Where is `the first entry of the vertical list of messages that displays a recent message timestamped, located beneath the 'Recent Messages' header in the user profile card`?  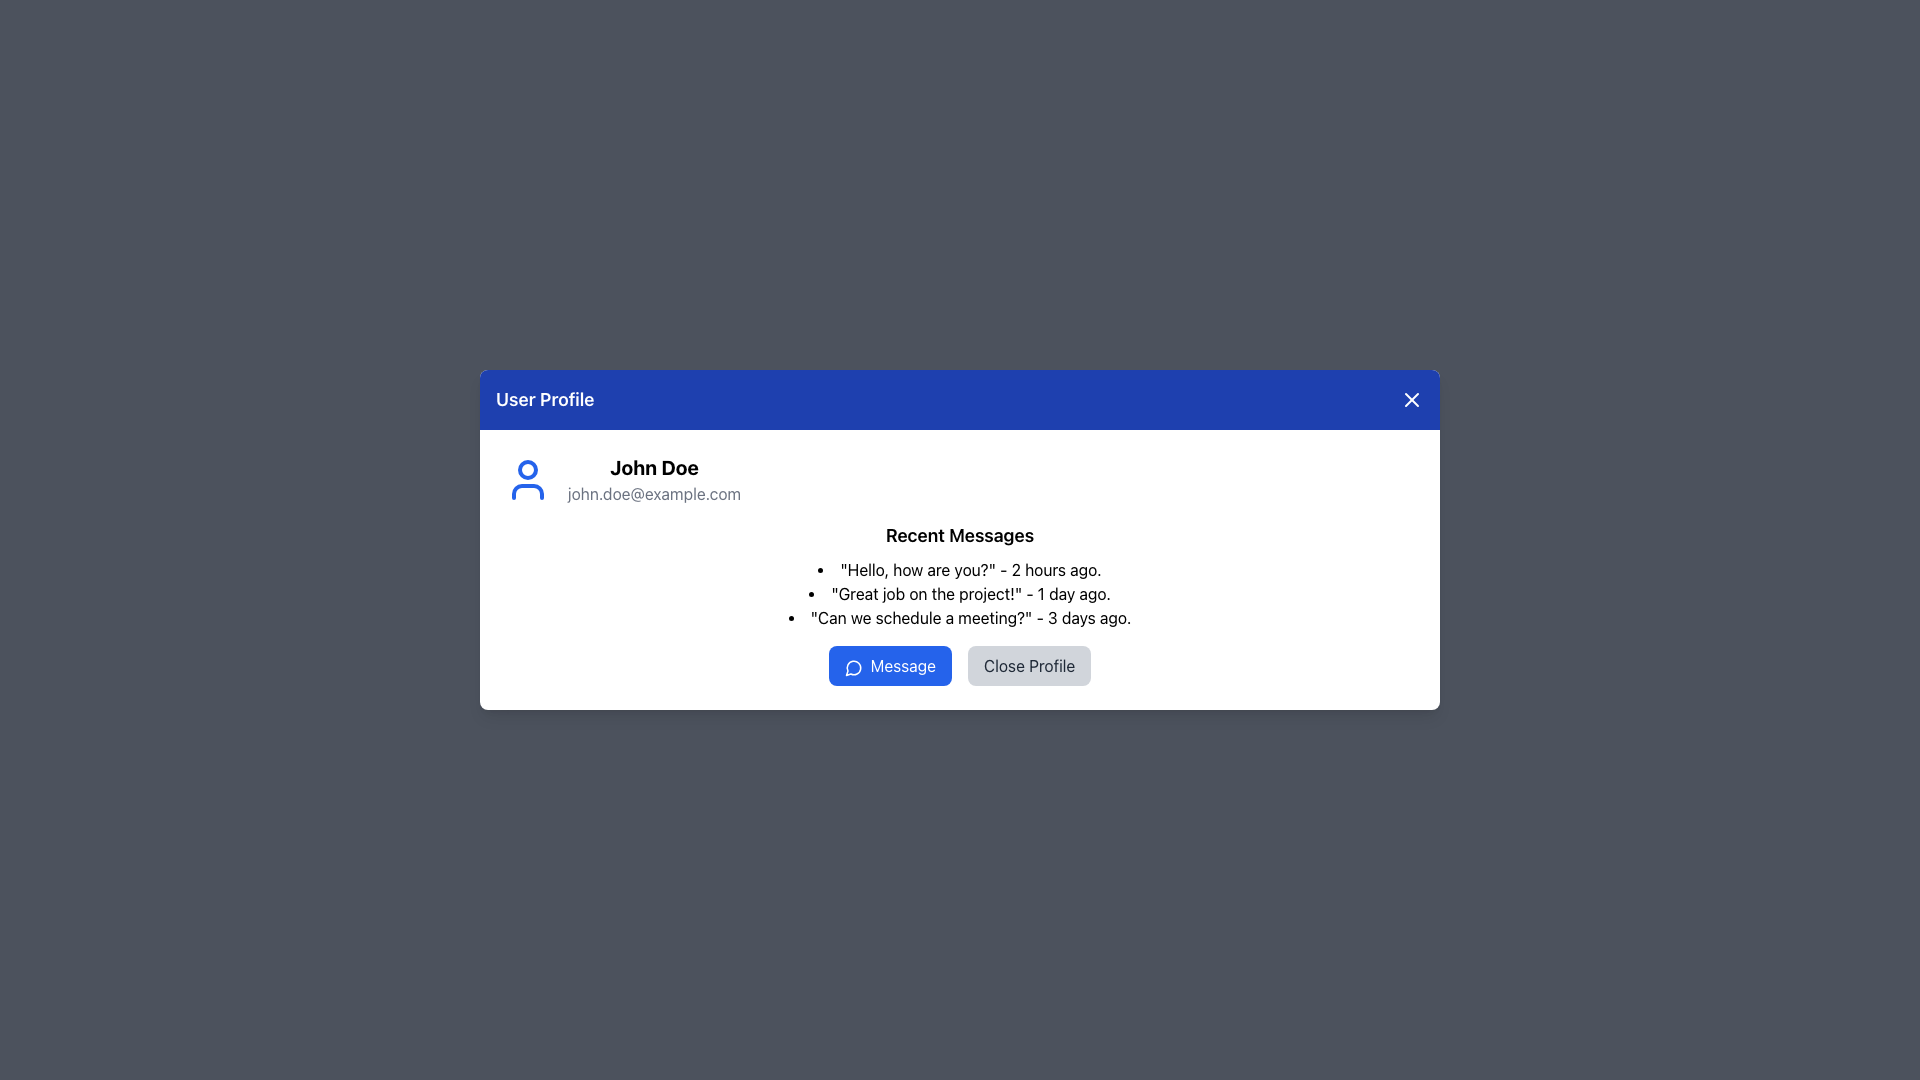
the first entry of the vertical list of messages that displays a recent message timestamped, located beneath the 'Recent Messages' header in the user profile card is located at coordinates (960, 570).